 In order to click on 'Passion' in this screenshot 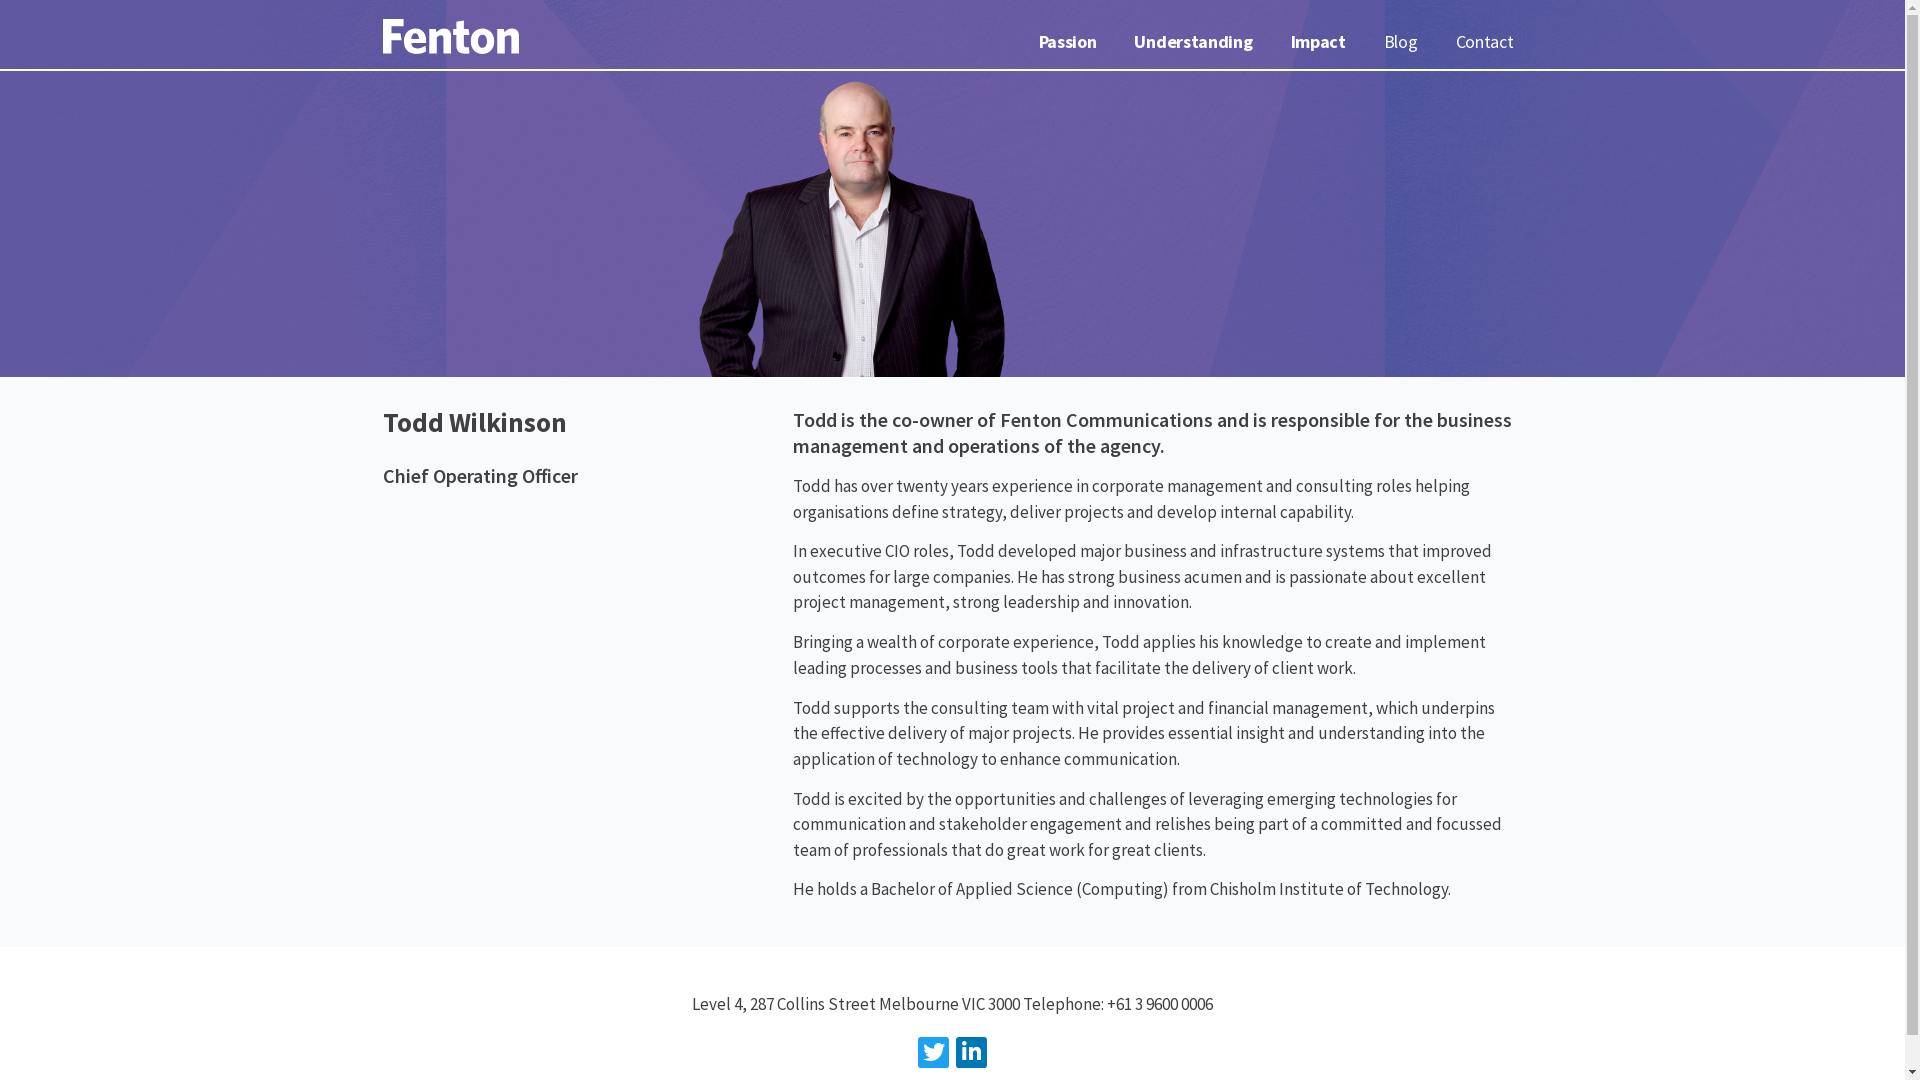, I will do `click(1067, 42)`.